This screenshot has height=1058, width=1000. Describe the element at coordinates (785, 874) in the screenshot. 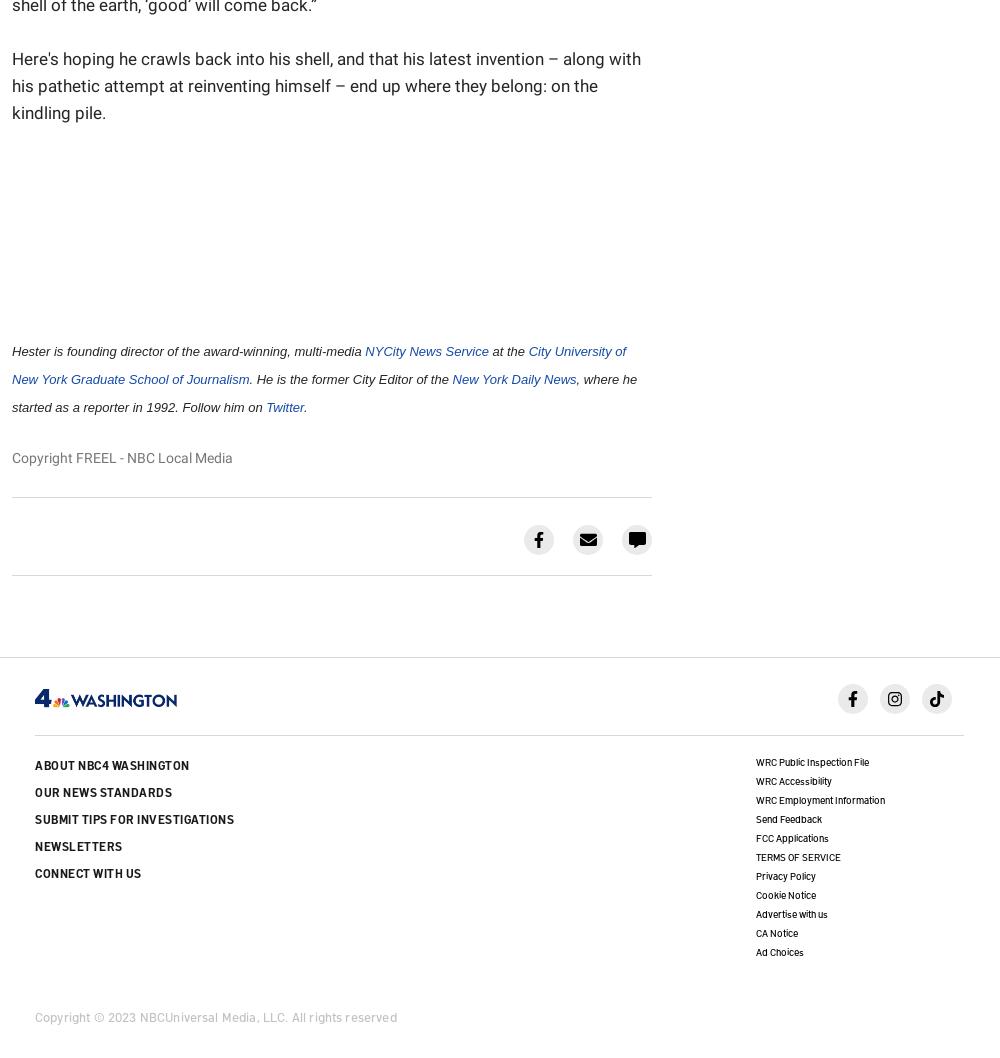

I see `'Privacy Policy'` at that location.